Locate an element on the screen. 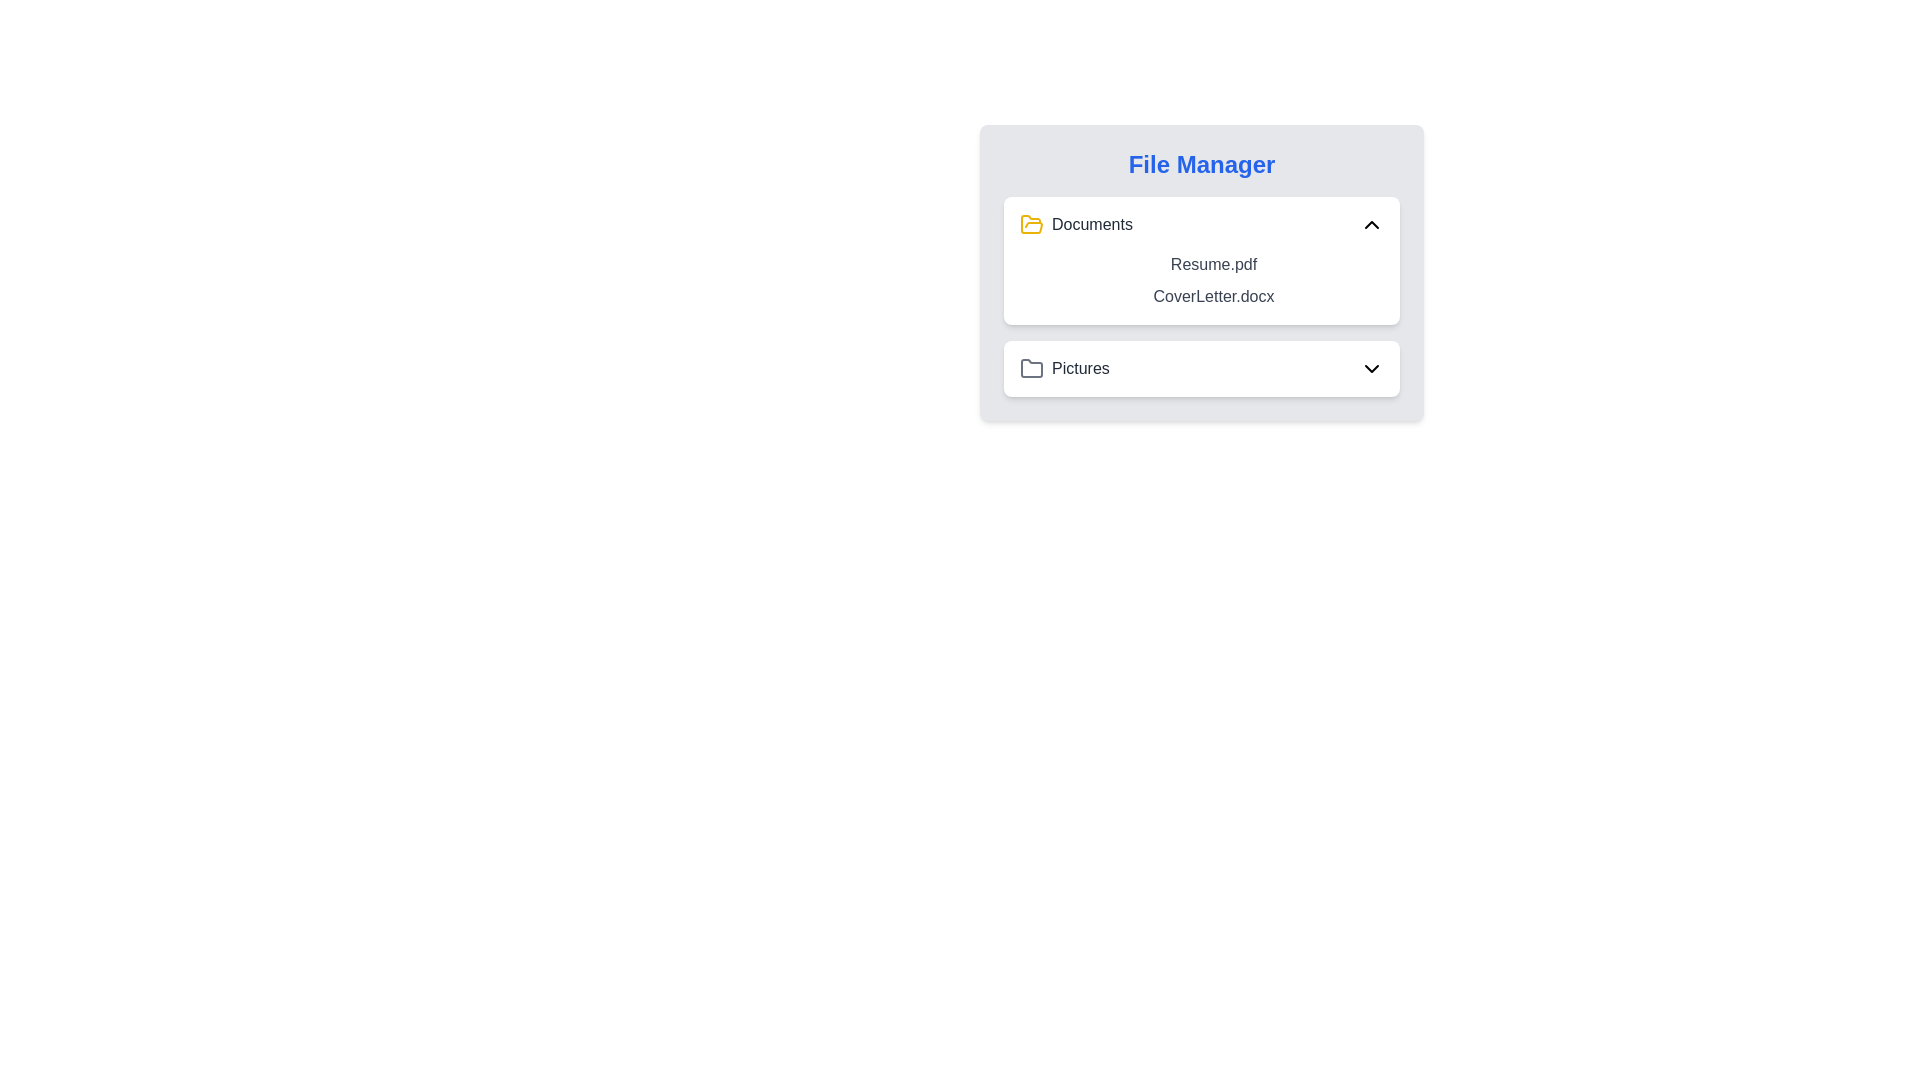 This screenshot has height=1080, width=1920. the Chevron Down icon located on the far right side of the 'Pictures' row in the File Manager is located at coordinates (1371, 369).